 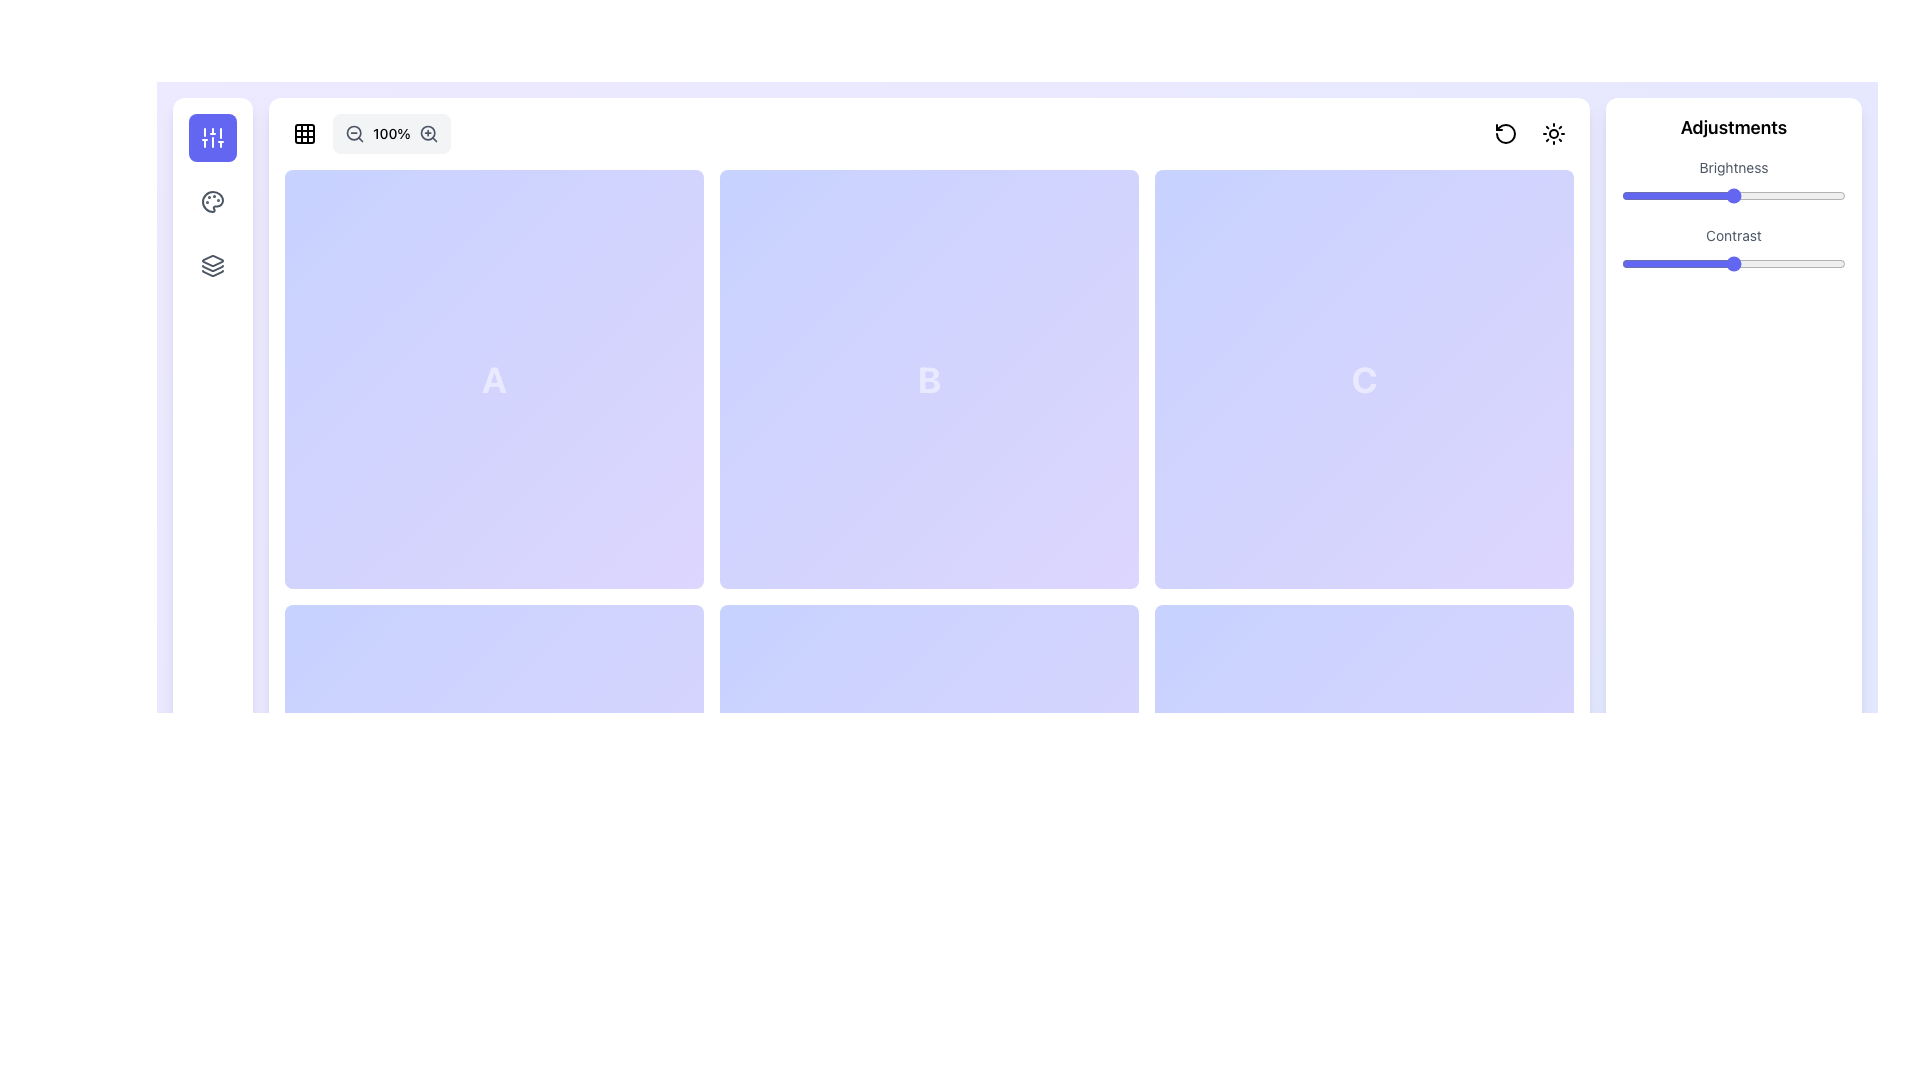 I want to click on the sun-shaped button in the top-right corner toolbar to adjust brightness settings, so click(x=1529, y=134).